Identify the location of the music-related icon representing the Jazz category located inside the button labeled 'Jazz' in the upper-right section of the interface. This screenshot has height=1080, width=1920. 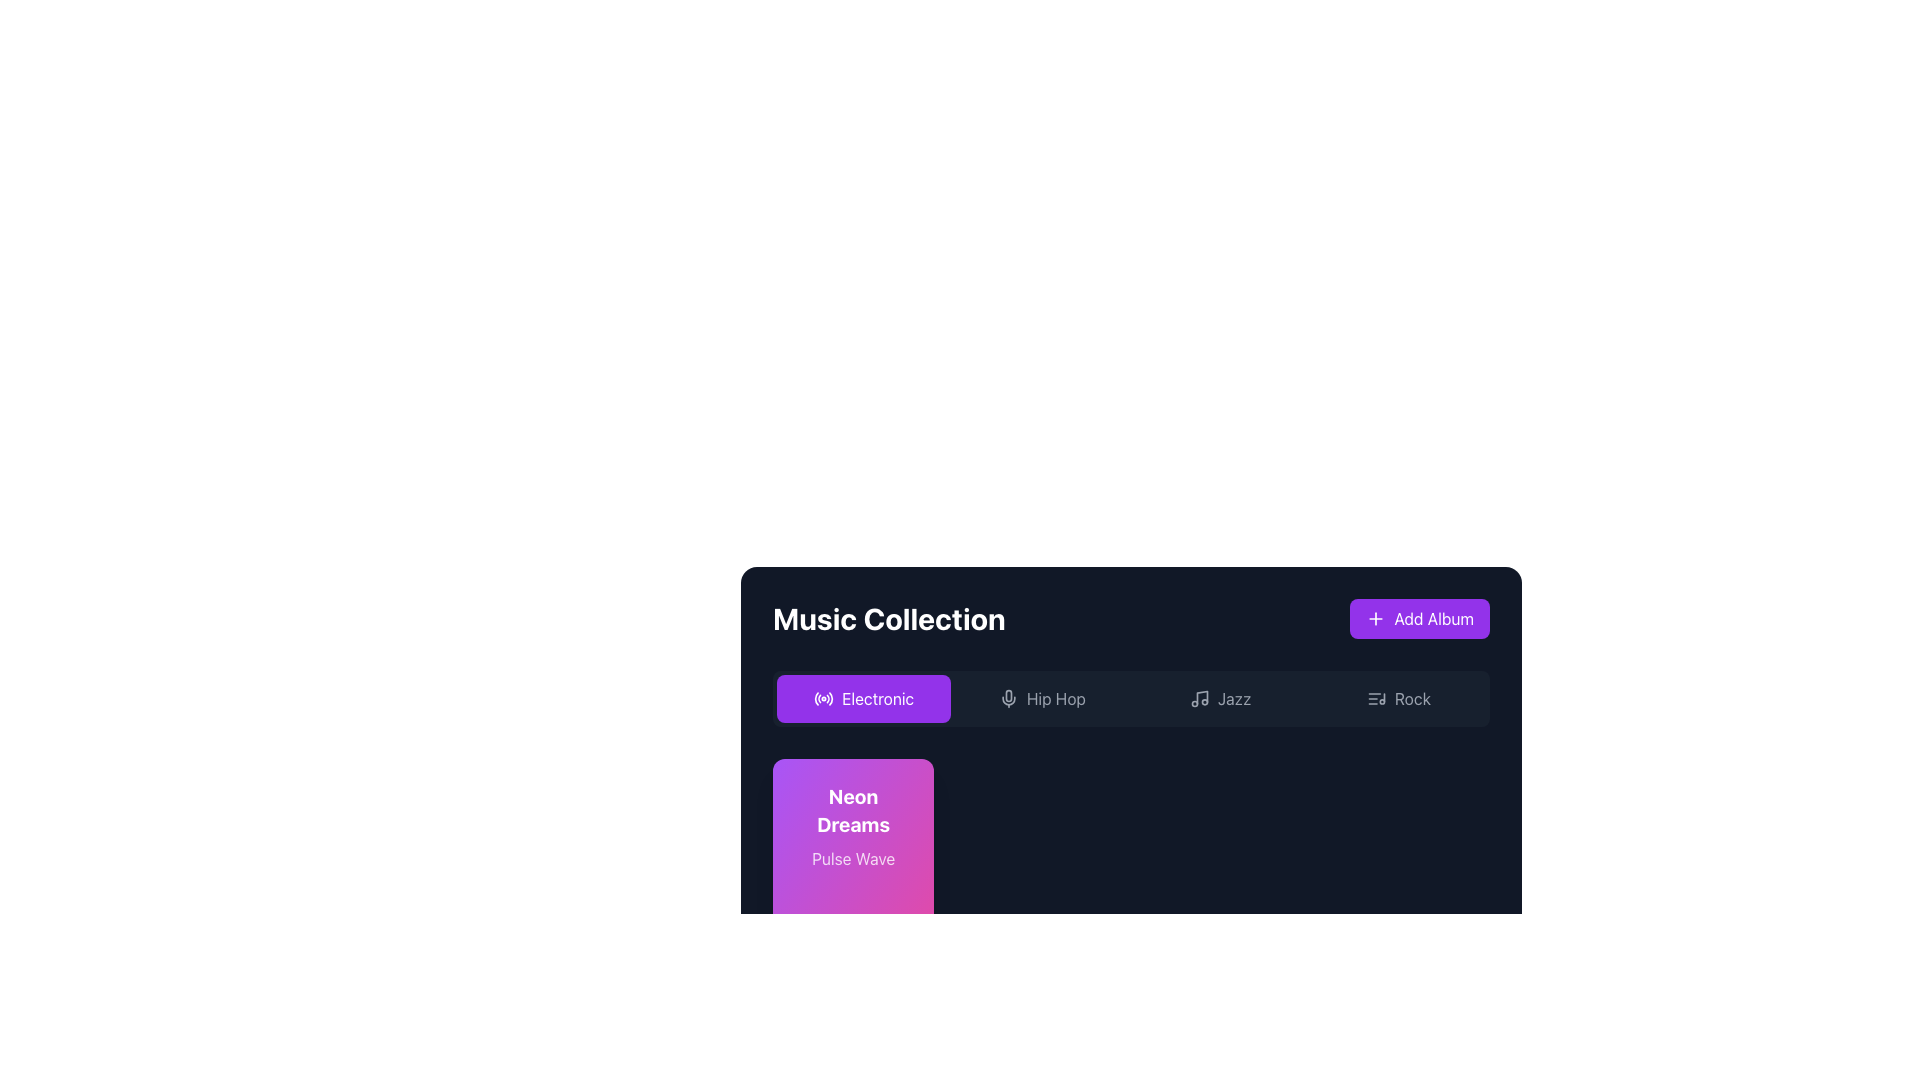
(1200, 697).